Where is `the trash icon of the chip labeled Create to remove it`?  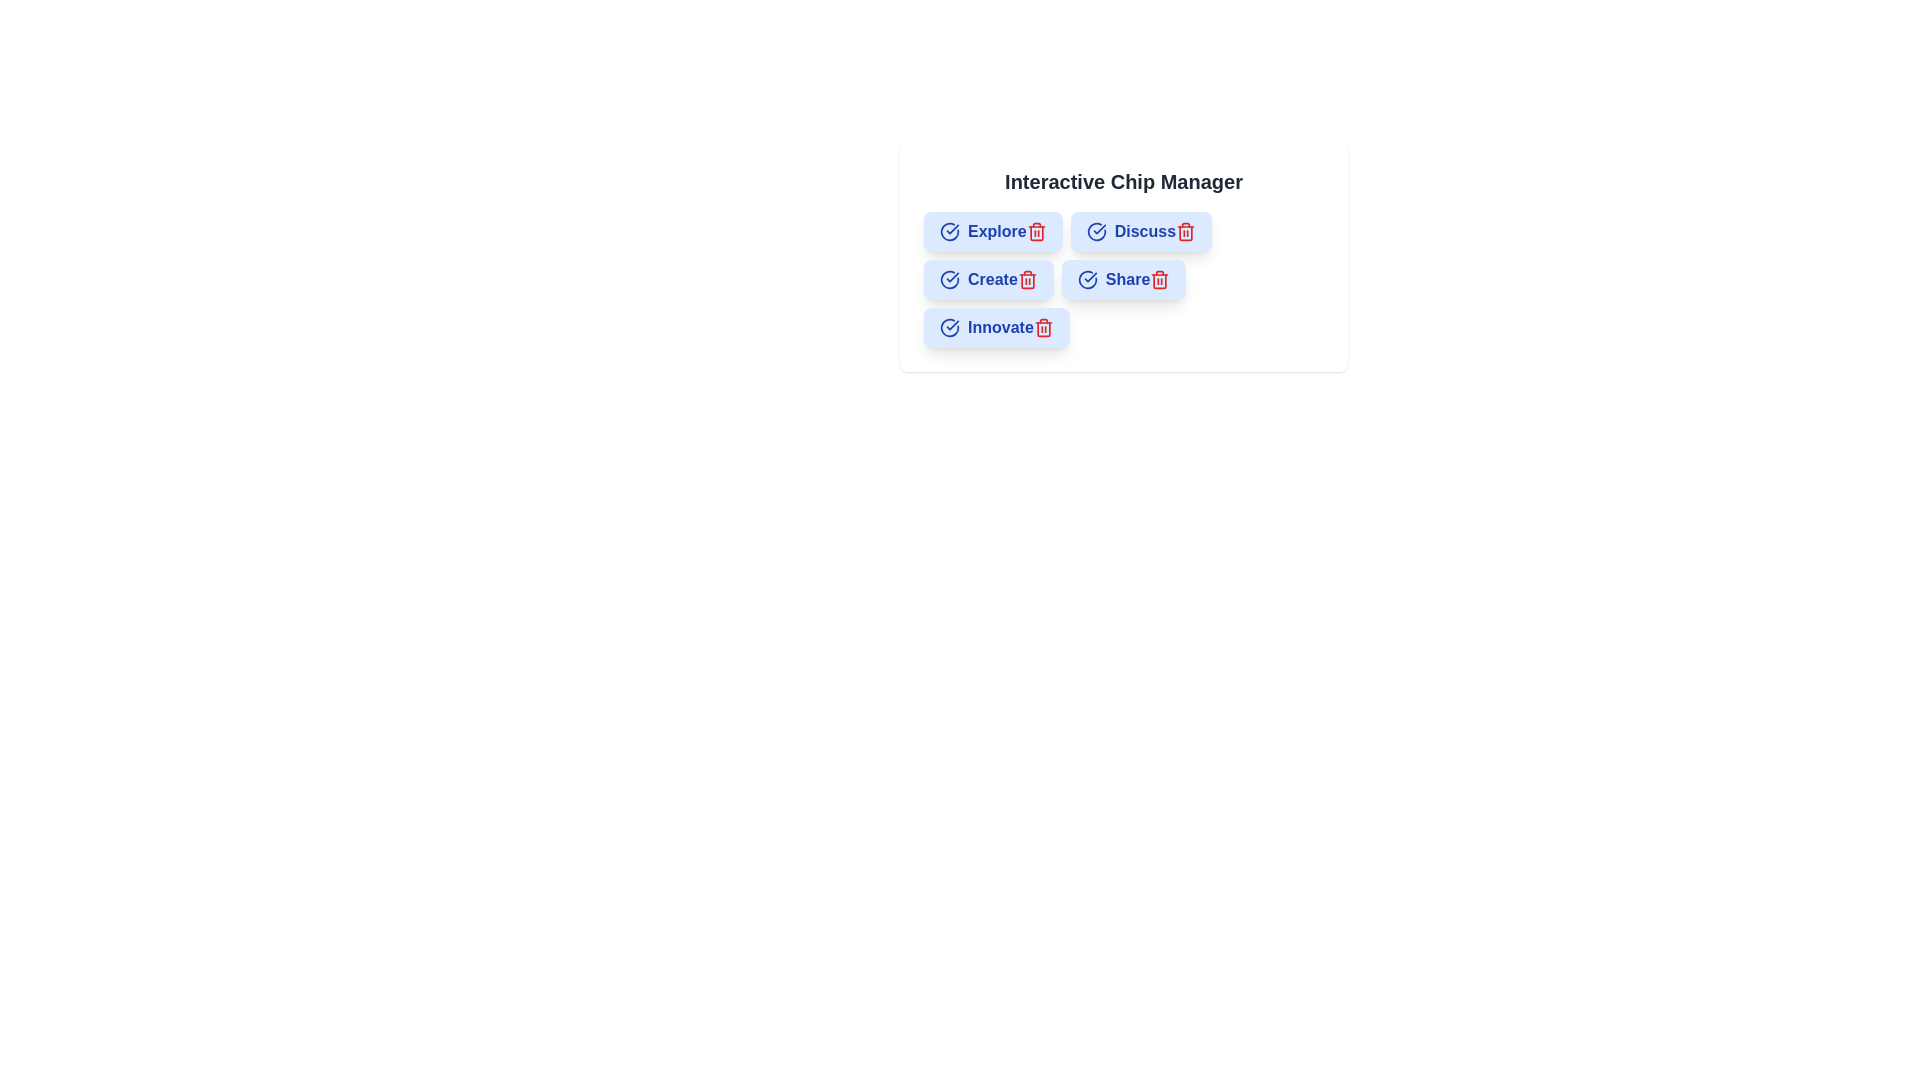 the trash icon of the chip labeled Create to remove it is located at coordinates (1027, 280).